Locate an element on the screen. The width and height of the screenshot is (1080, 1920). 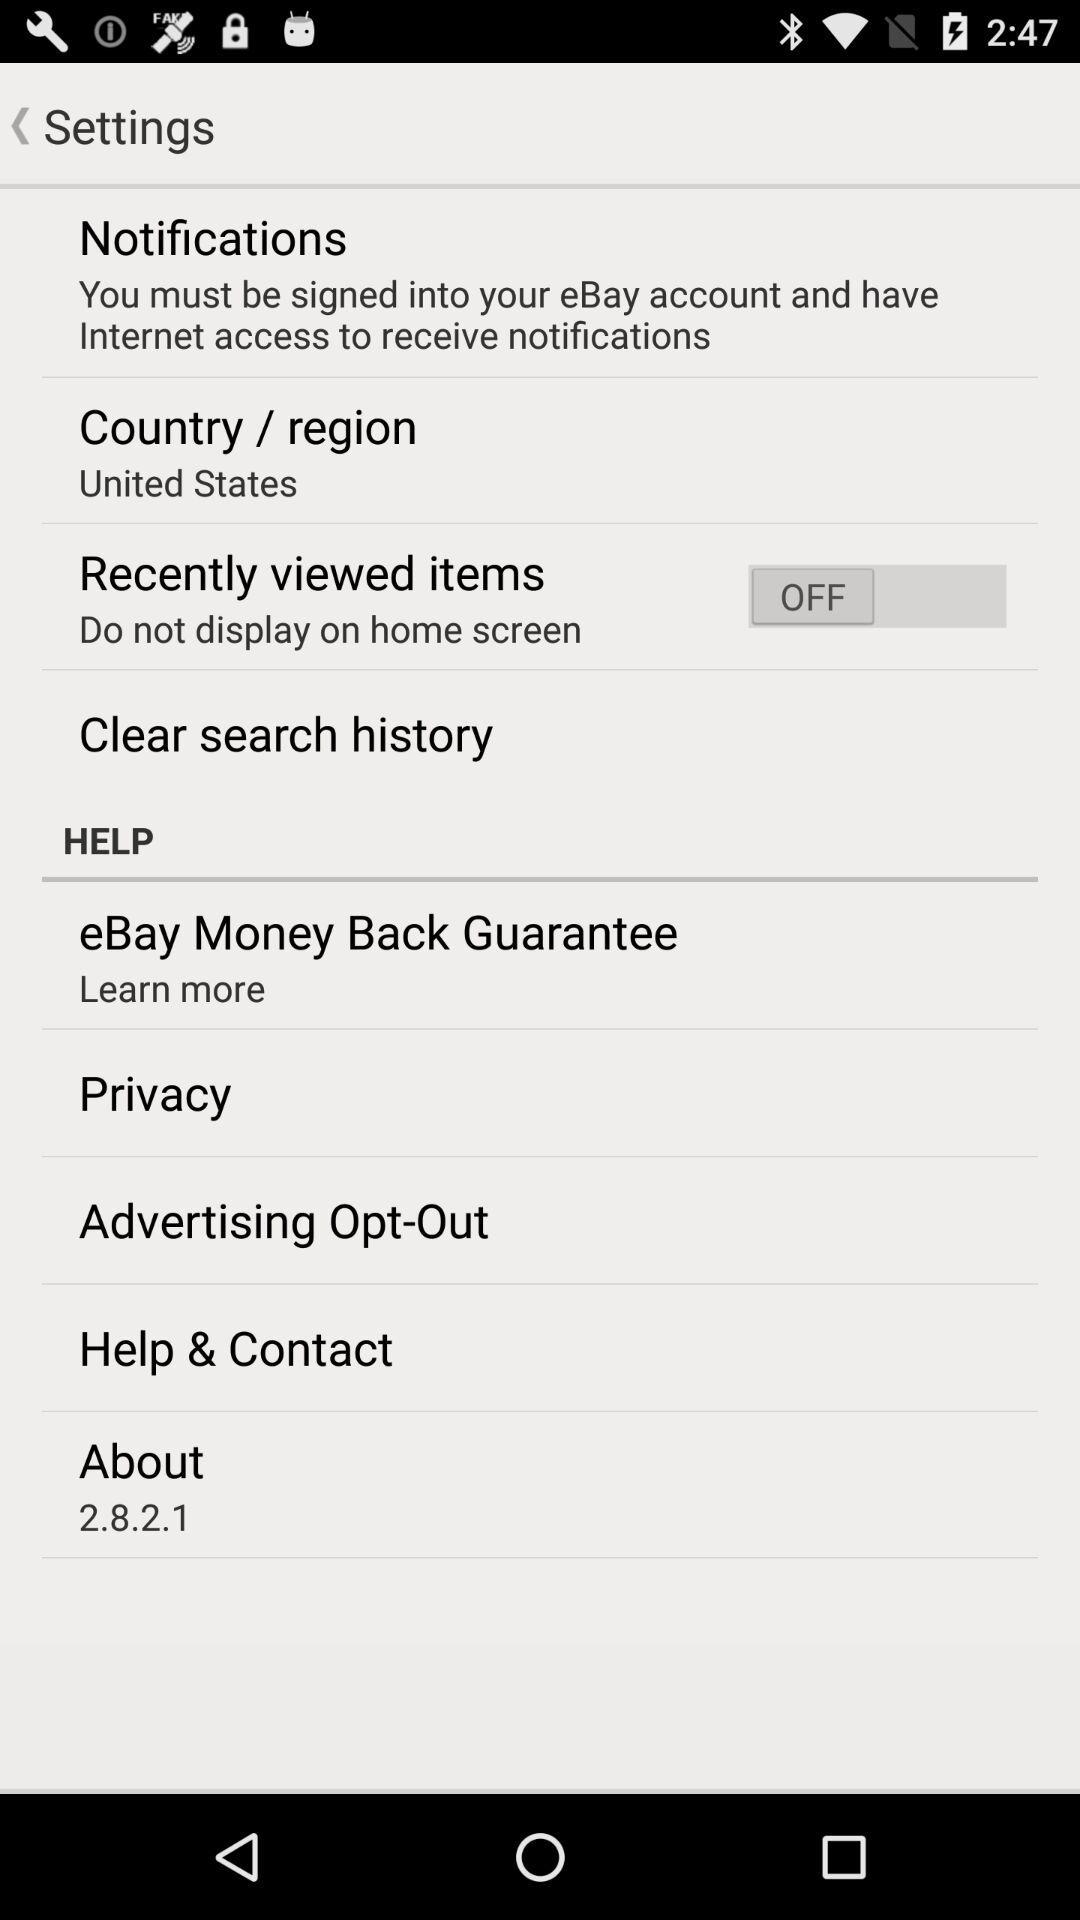
app below do not display app is located at coordinates (286, 732).